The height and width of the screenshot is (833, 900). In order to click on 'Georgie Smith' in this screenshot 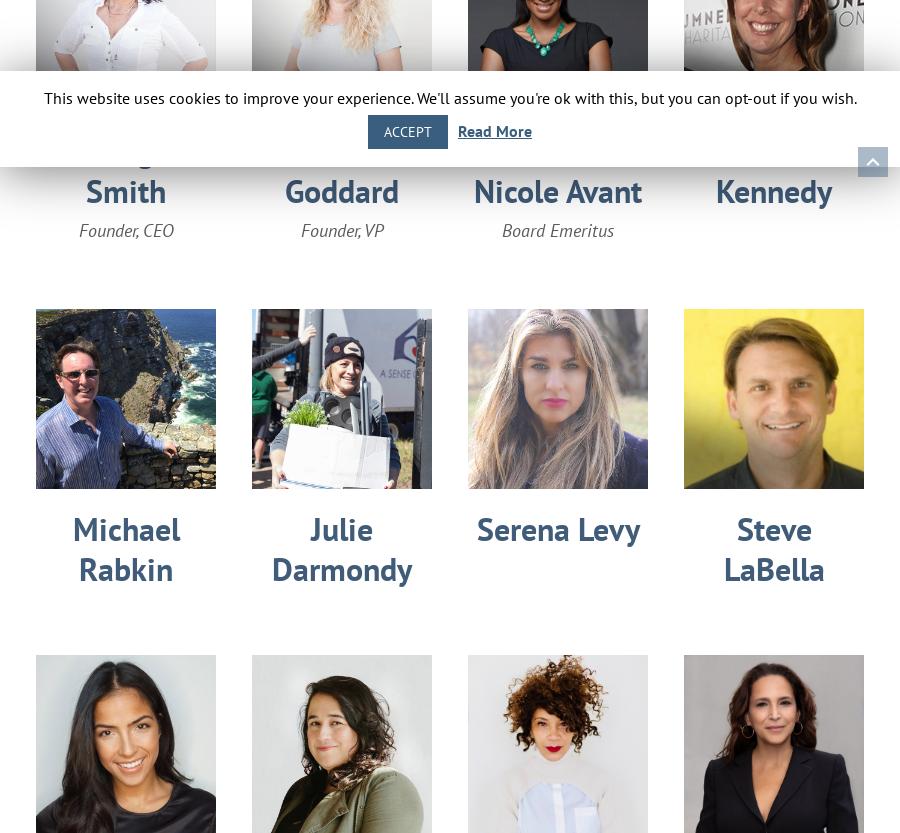, I will do `click(125, 171)`.